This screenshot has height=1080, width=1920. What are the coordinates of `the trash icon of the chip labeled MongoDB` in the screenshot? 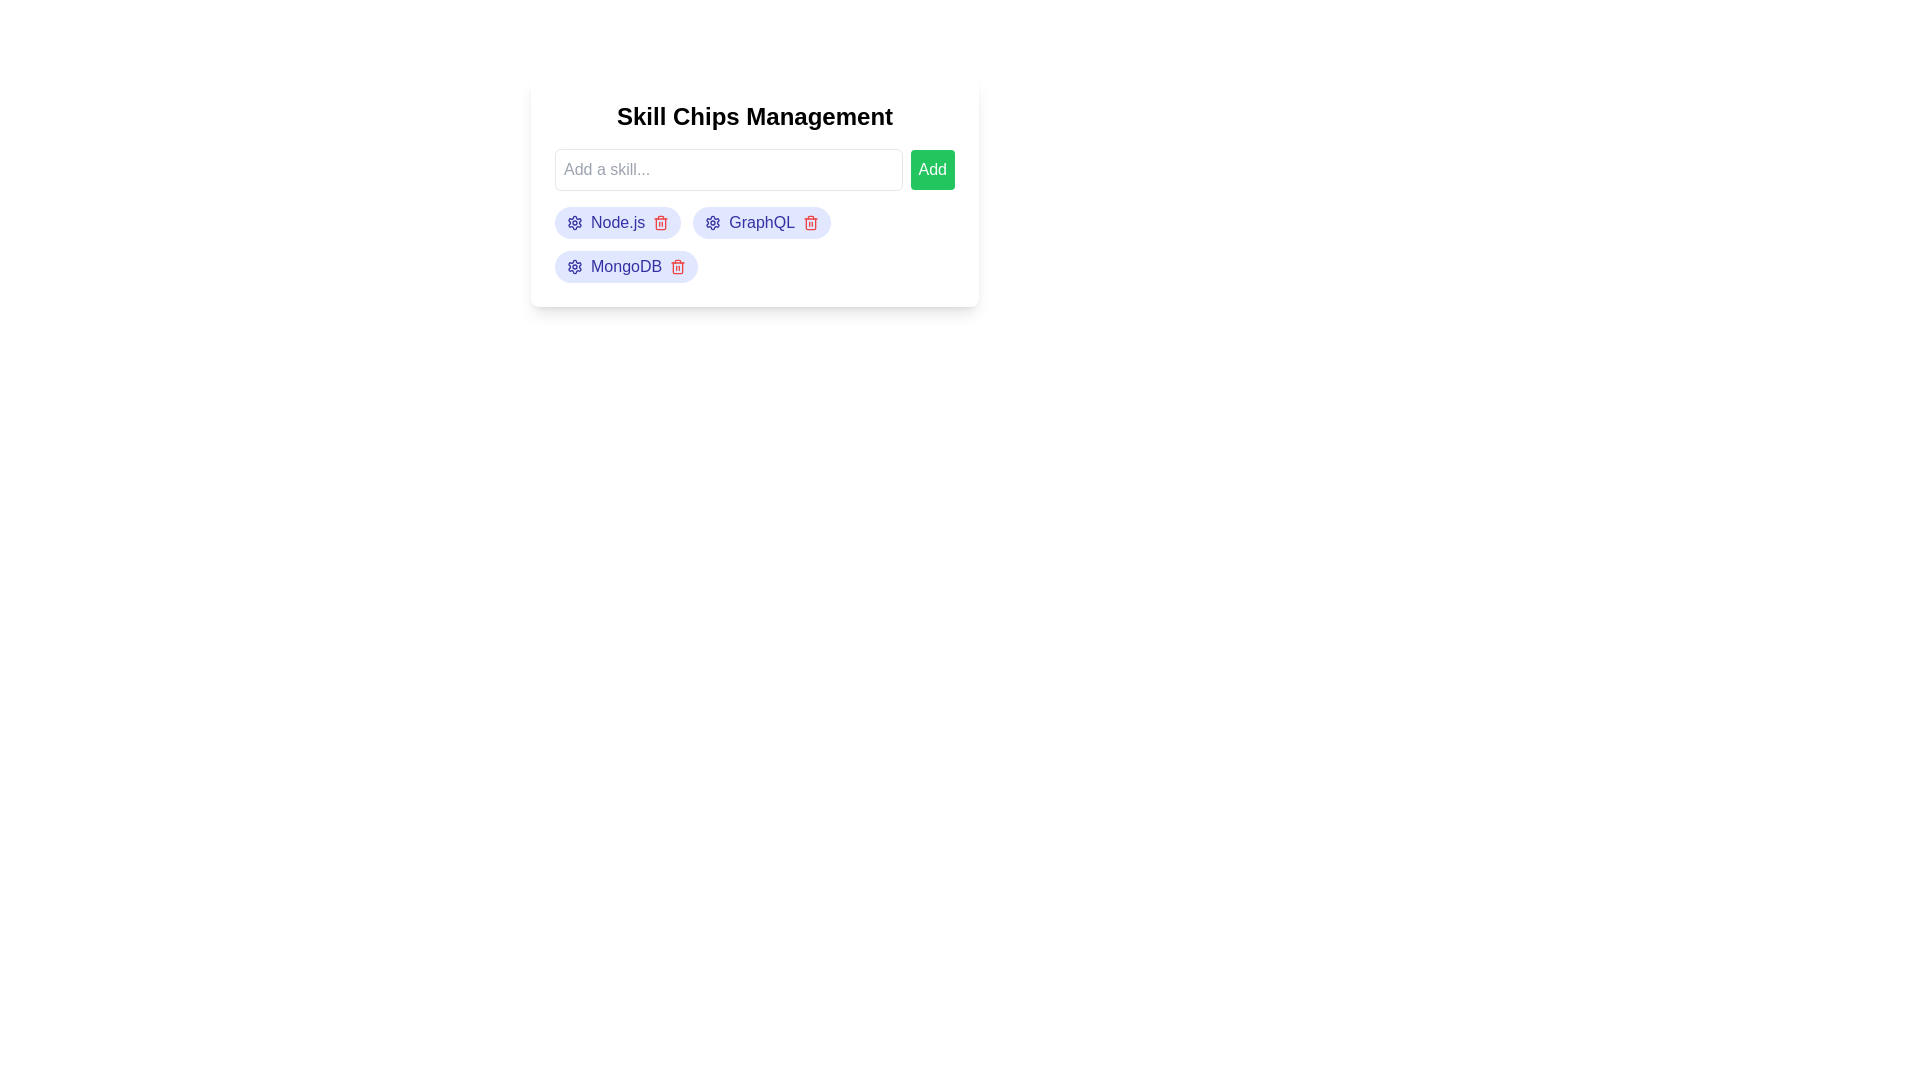 It's located at (677, 265).